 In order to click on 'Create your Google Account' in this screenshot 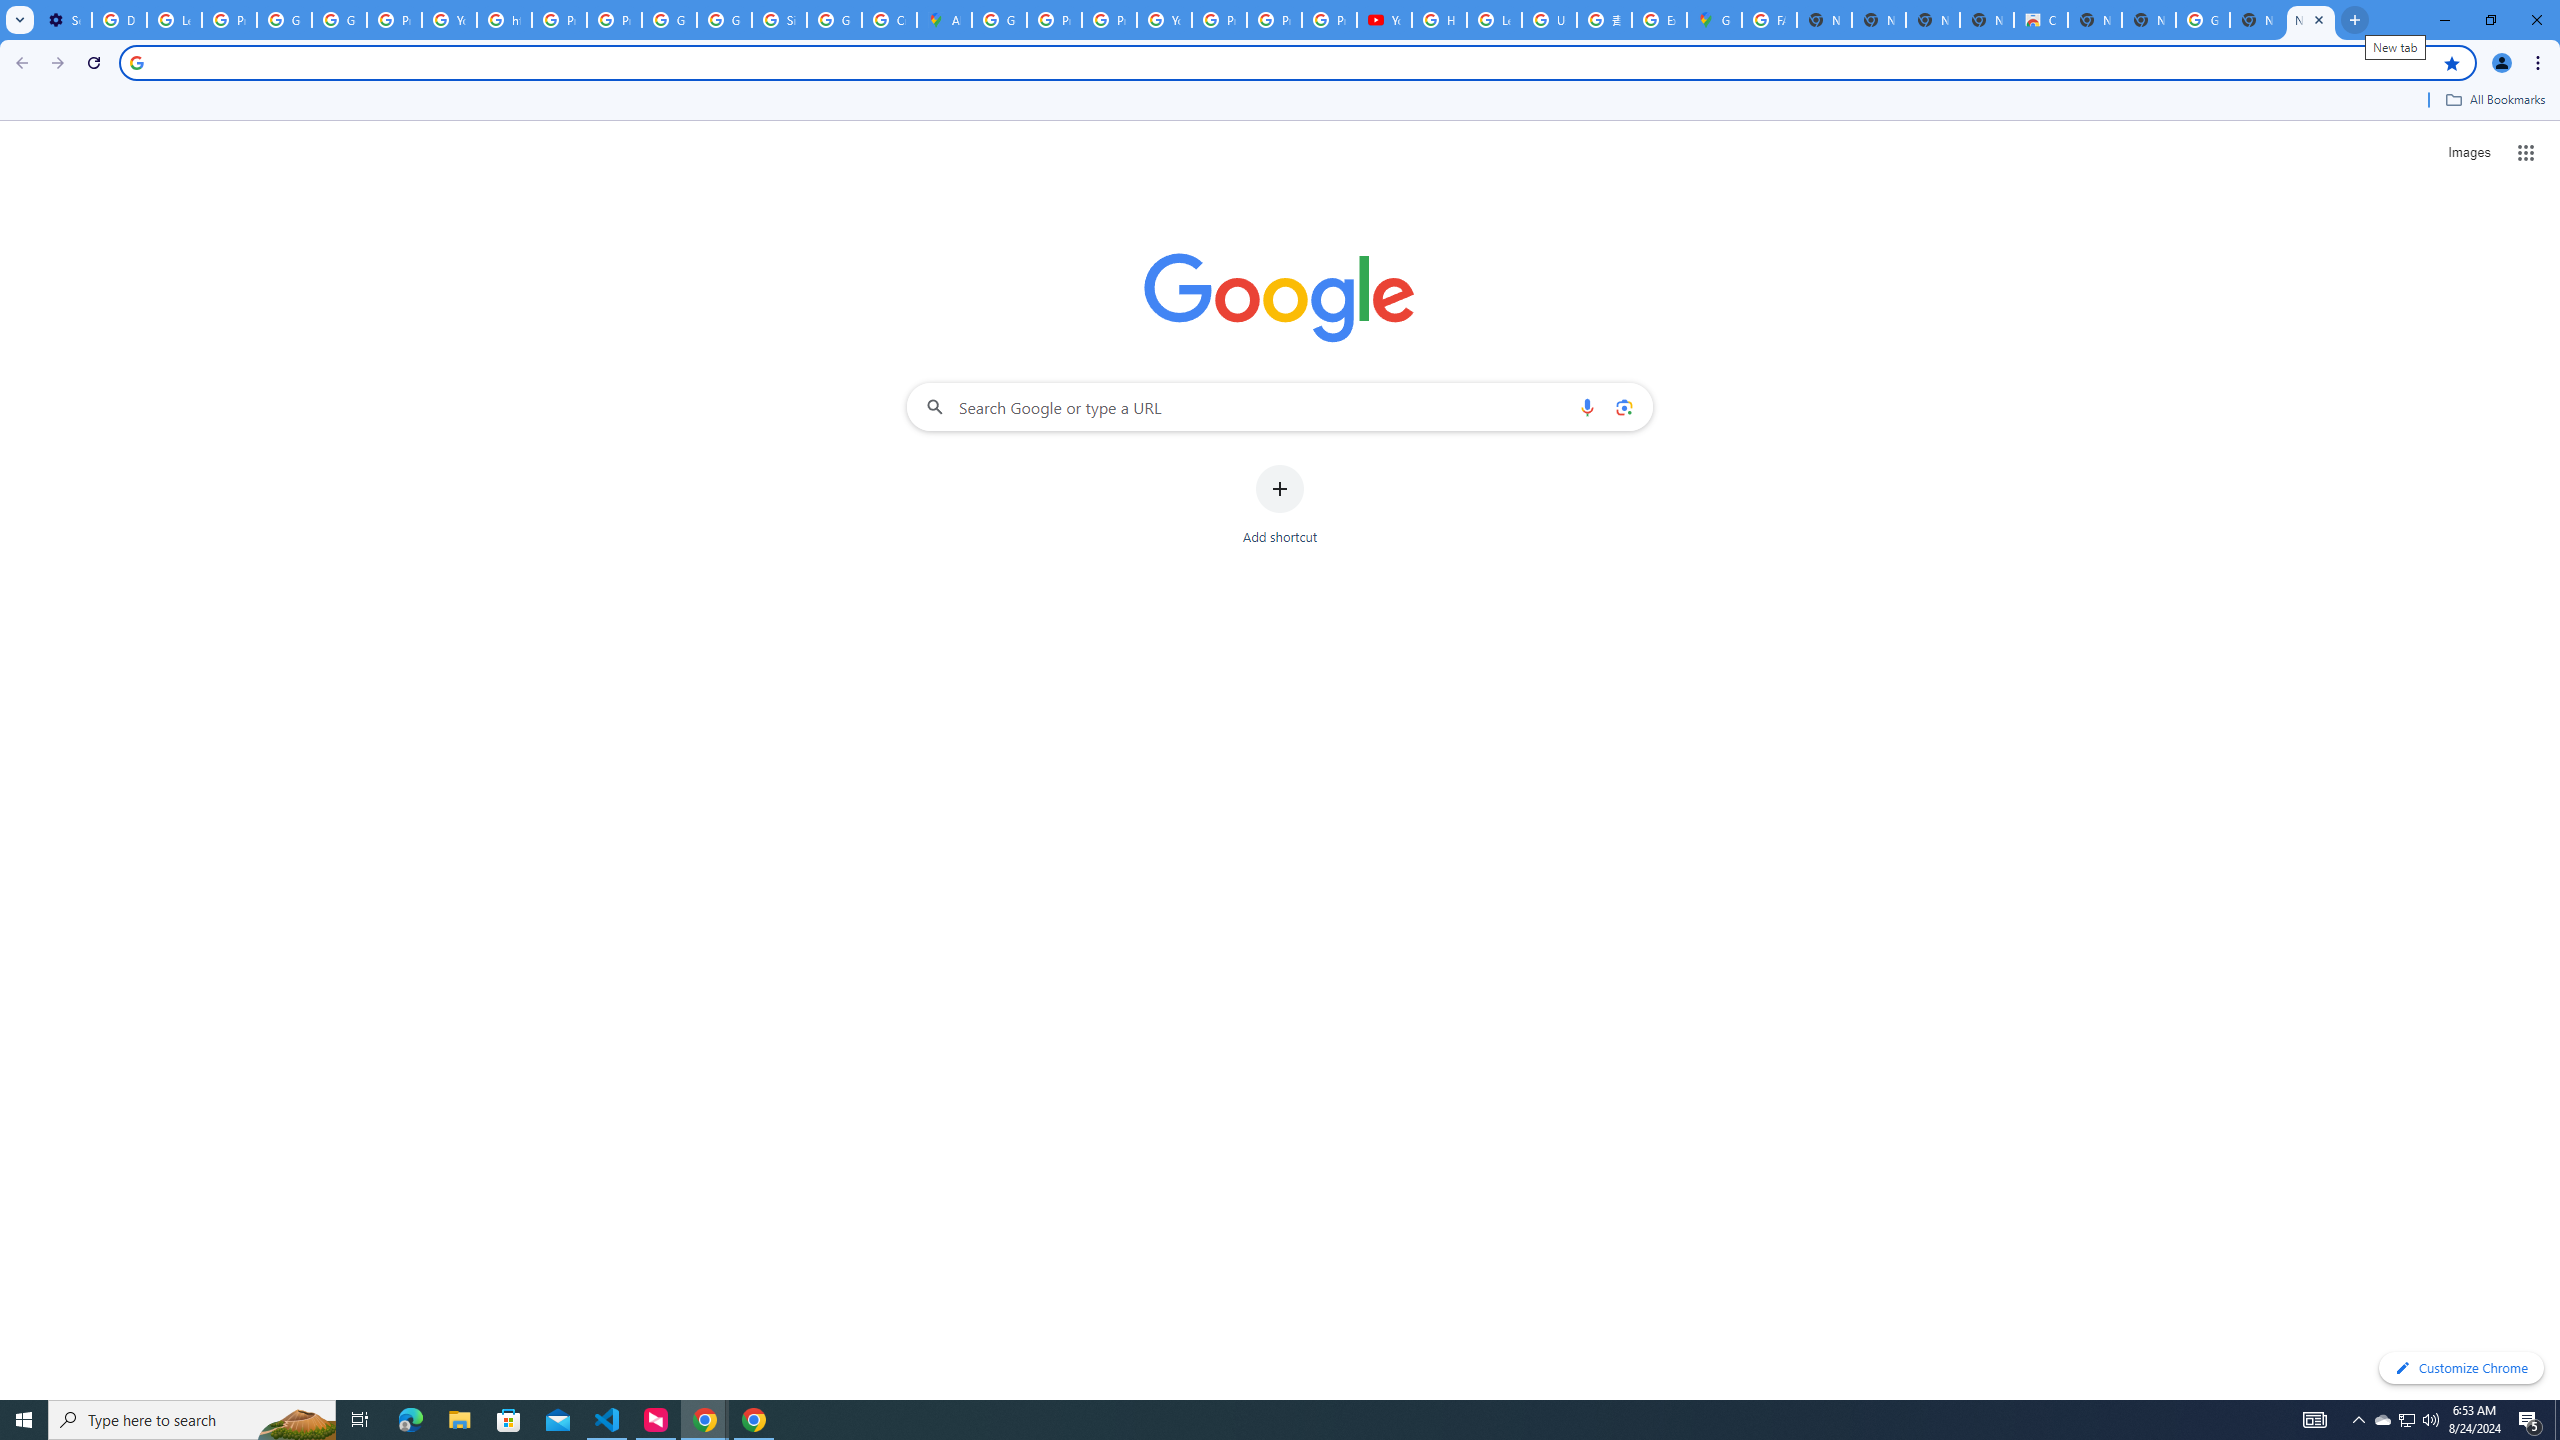, I will do `click(888, 19)`.